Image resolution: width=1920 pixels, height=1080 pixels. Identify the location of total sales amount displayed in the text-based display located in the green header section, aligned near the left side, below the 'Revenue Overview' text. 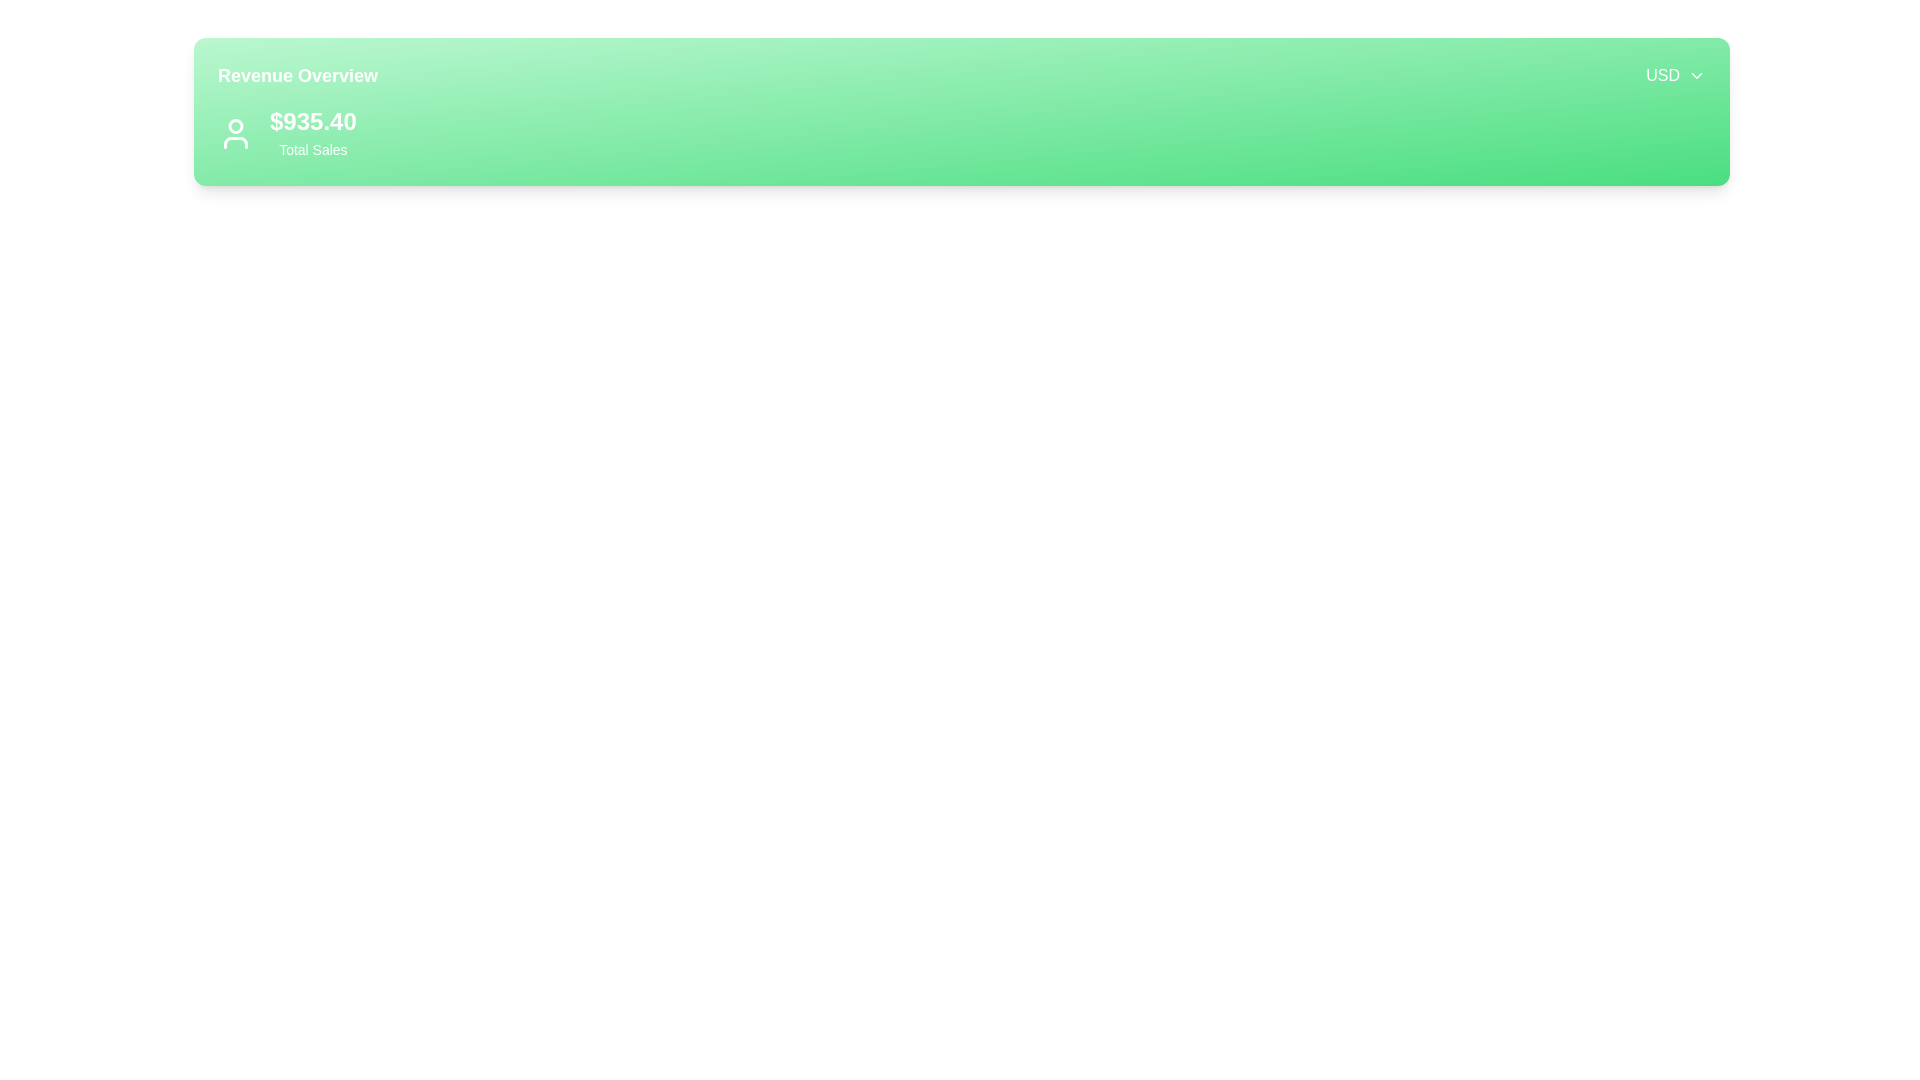
(312, 134).